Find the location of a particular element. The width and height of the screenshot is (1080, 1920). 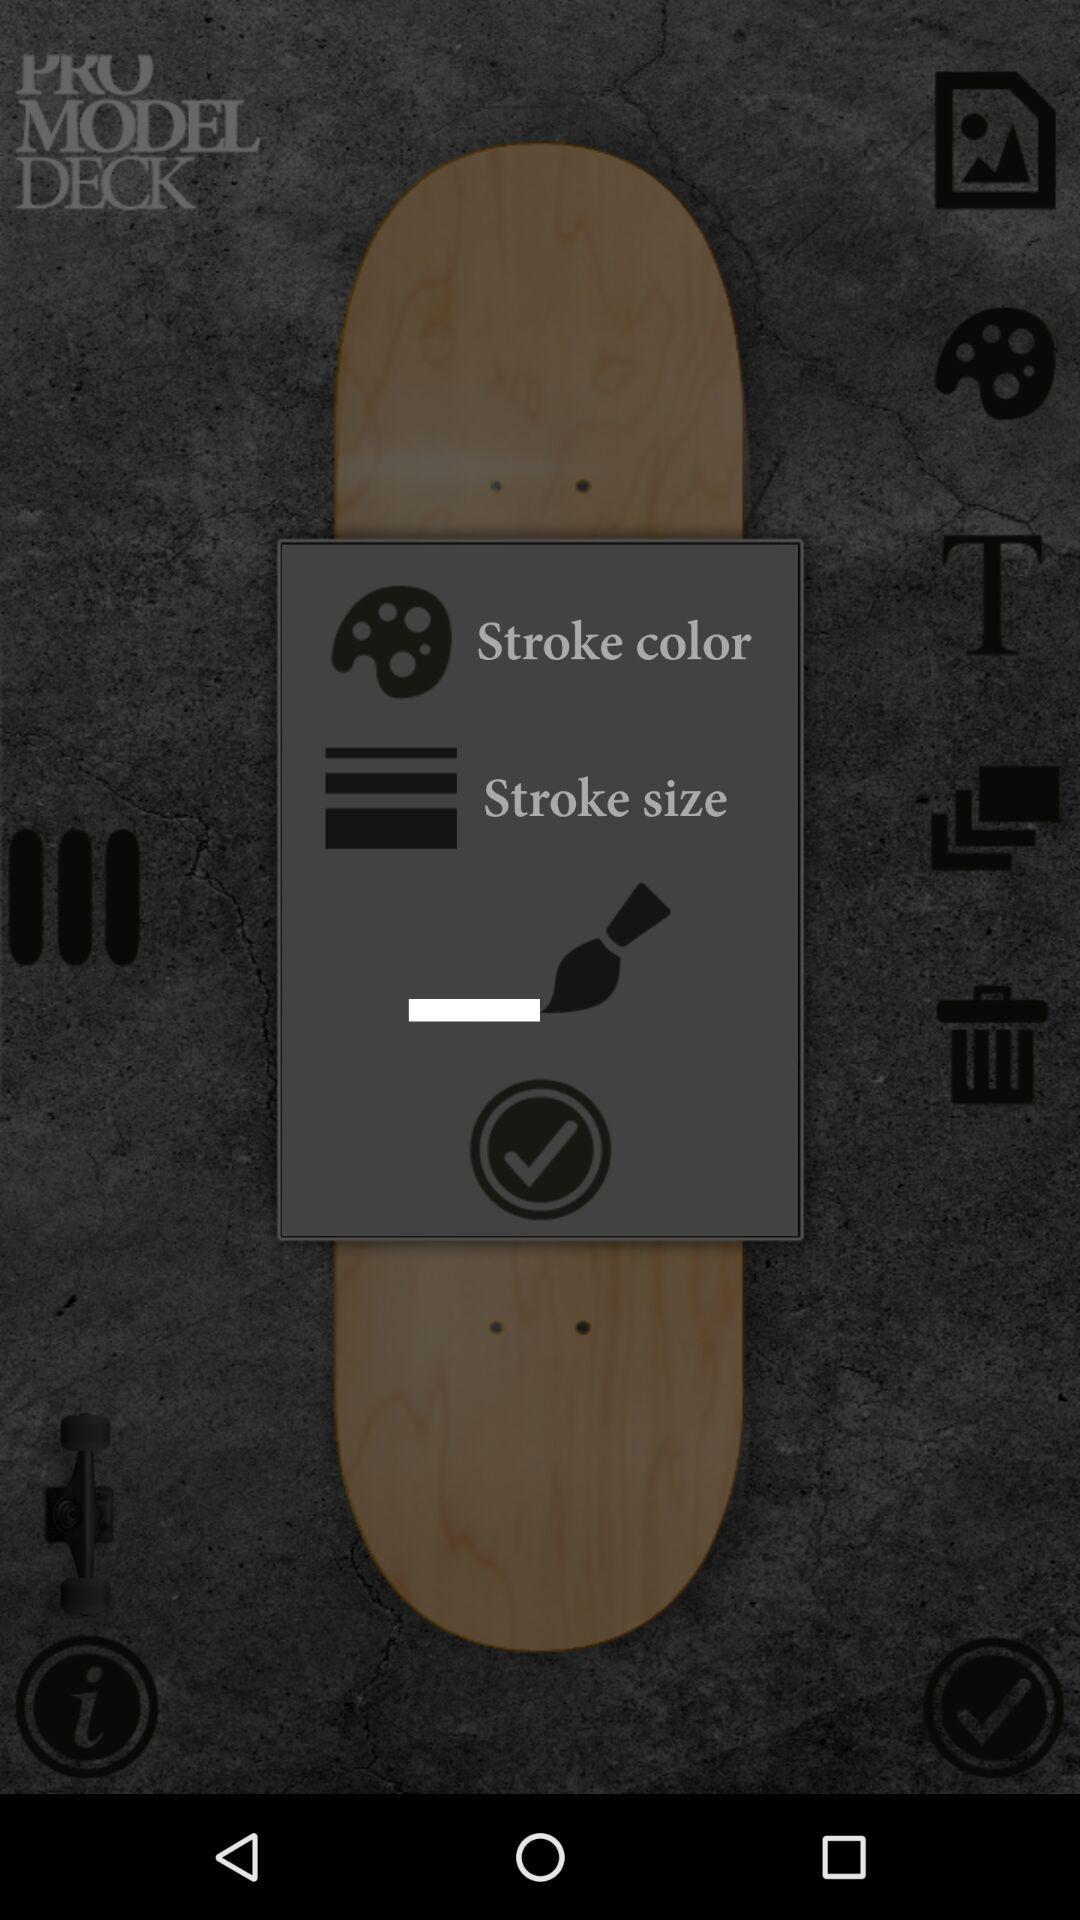

color is located at coordinates (388, 645).